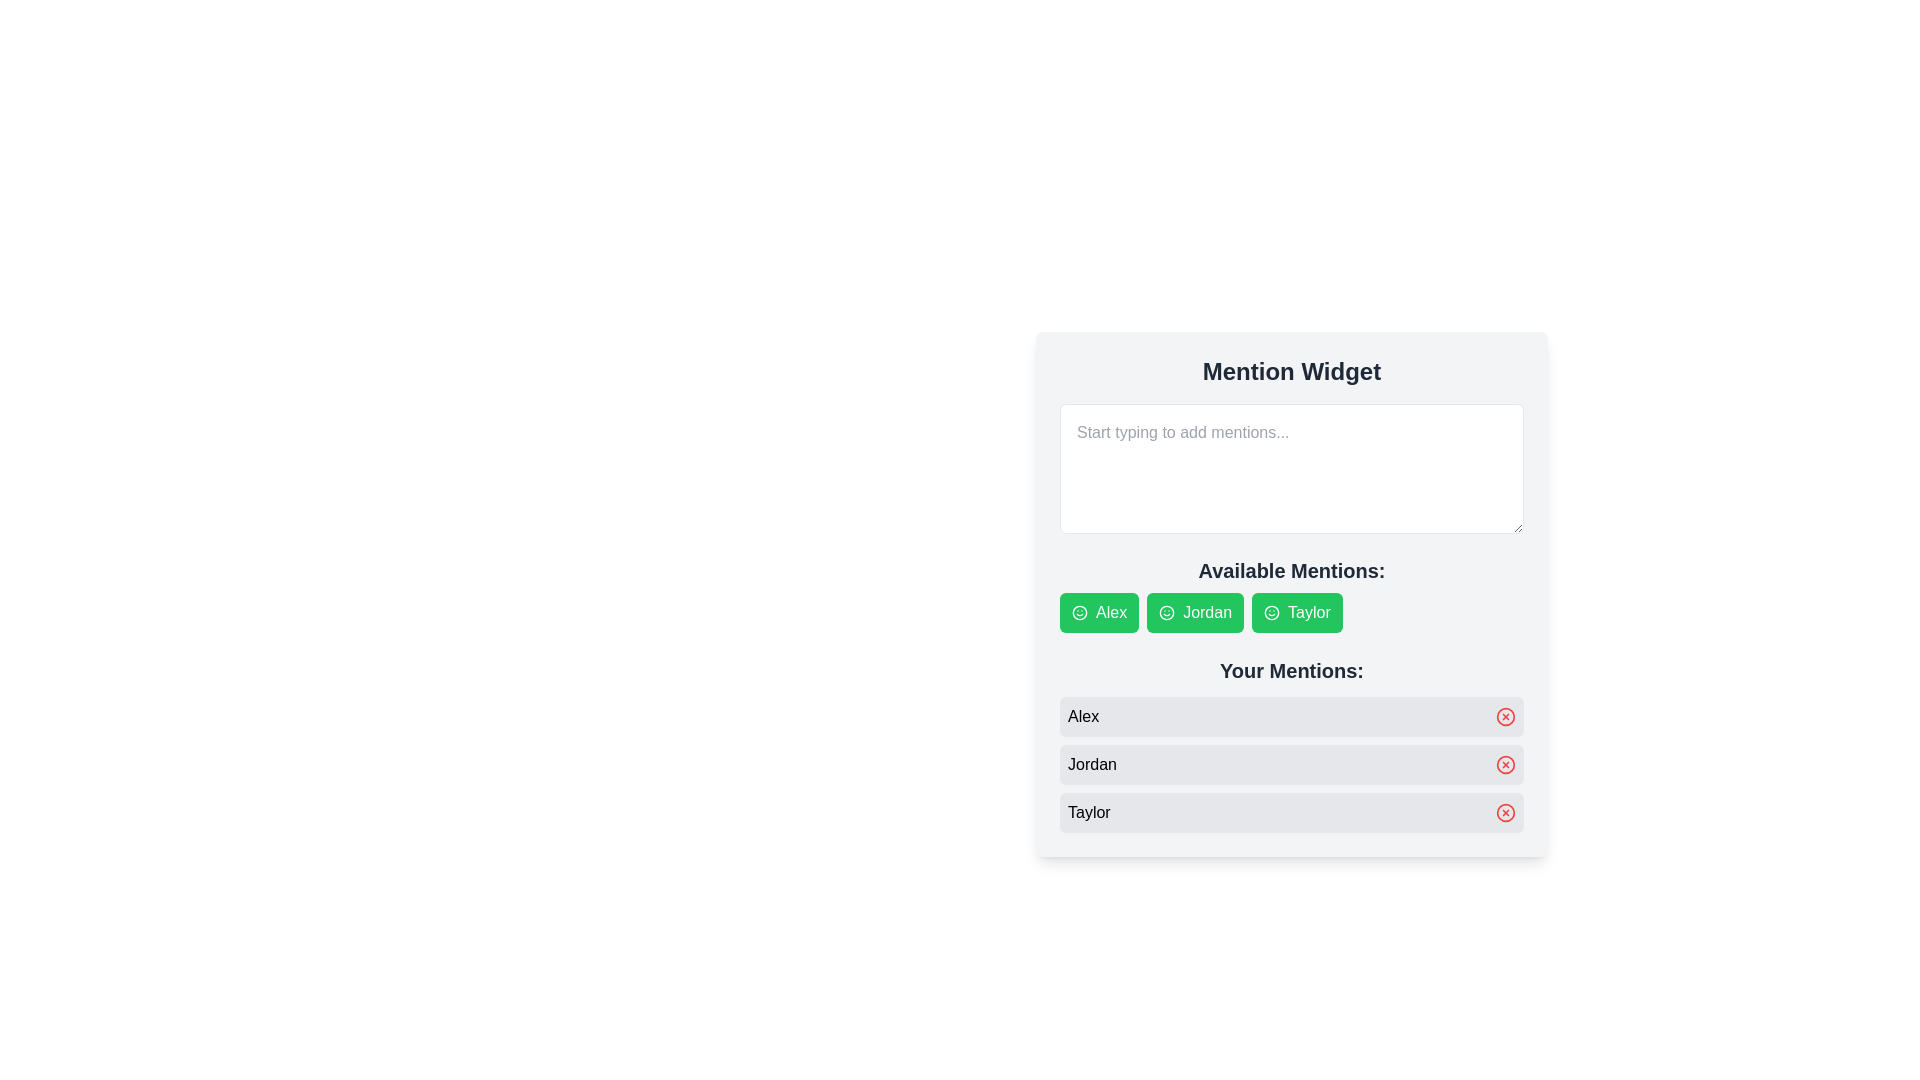 This screenshot has height=1080, width=1920. Describe the element at coordinates (1088, 813) in the screenshot. I see `the text label displaying 'Taylor' located in the third item of the 'Your Mentions' section, below the labels 'Alex' and 'Jordan'` at that location.